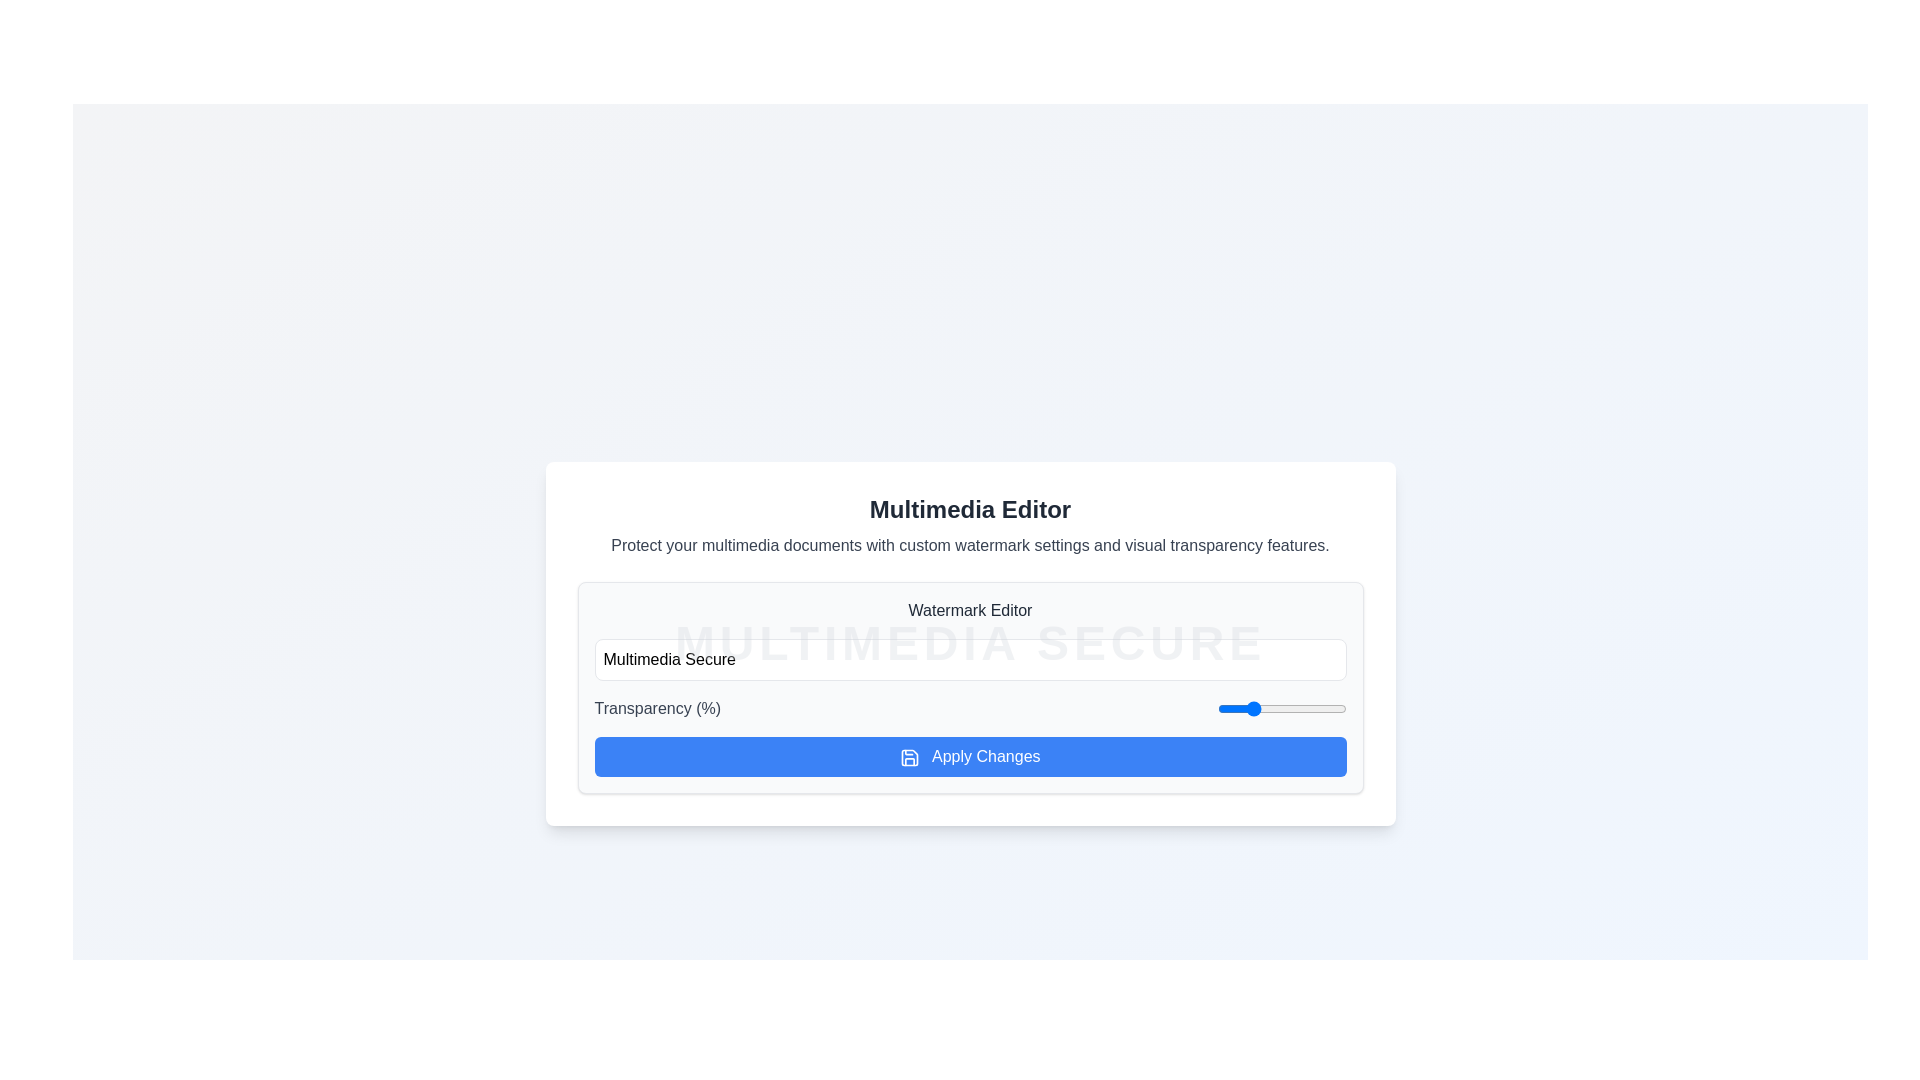  What do you see at coordinates (1328, 708) in the screenshot?
I see `the transparency slider` at bounding box center [1328, 708].